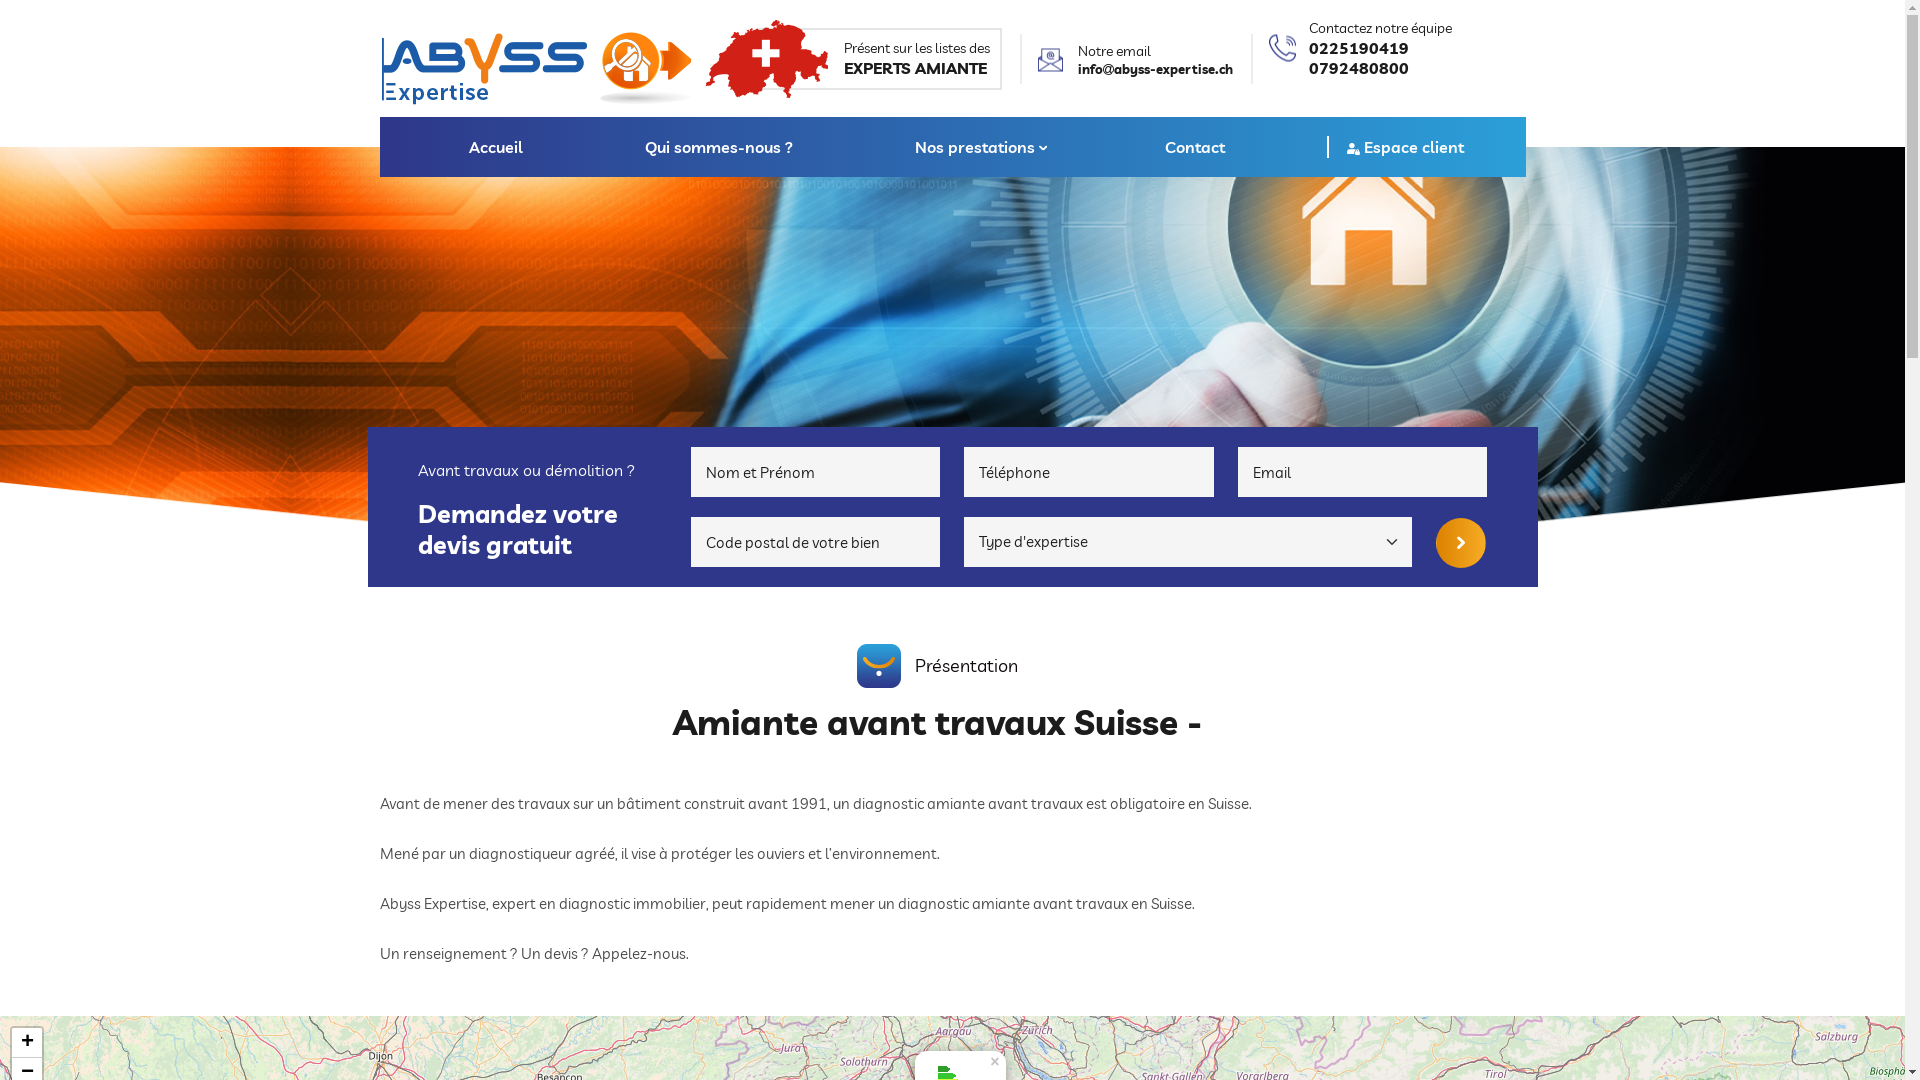 The width and height of the screenshot is (1920, 1080). I want to click on 'Contact', so click(1195, 145).